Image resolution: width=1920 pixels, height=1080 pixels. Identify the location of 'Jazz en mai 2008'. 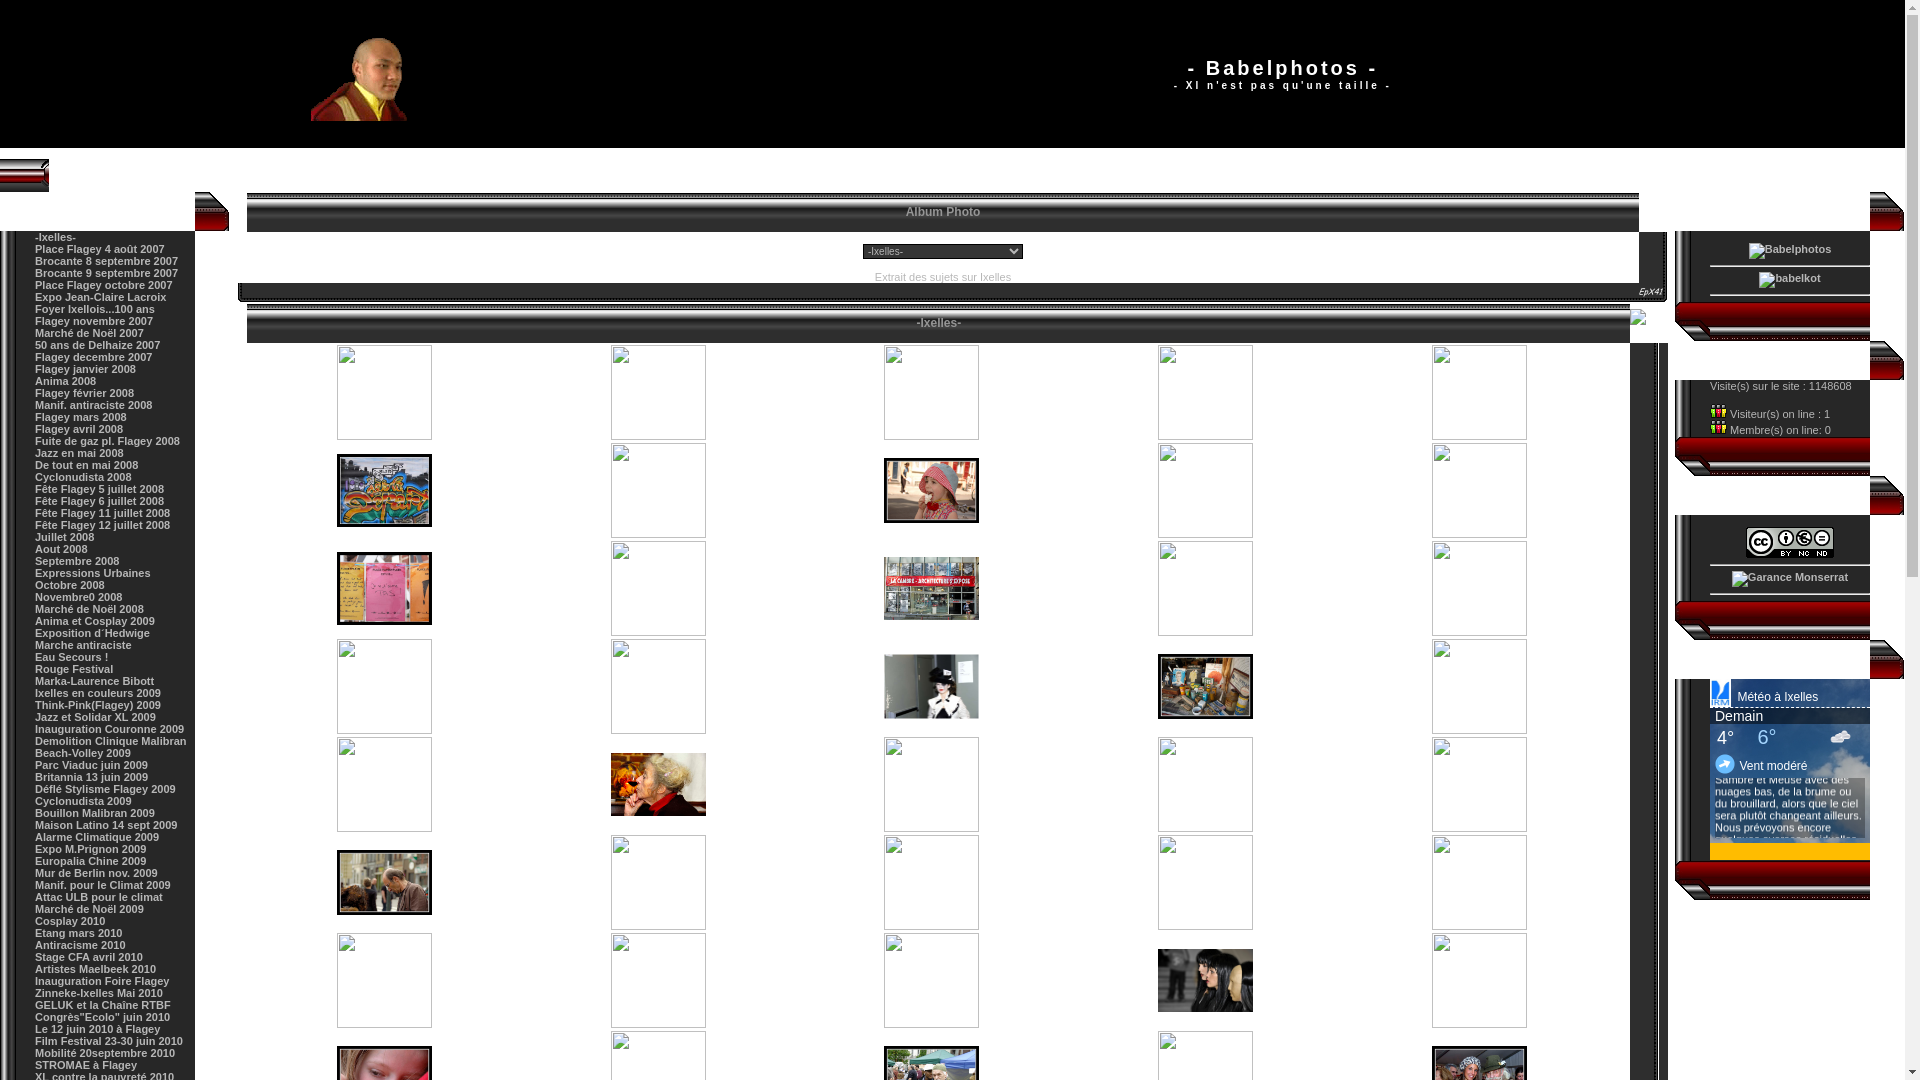
(79, 452).